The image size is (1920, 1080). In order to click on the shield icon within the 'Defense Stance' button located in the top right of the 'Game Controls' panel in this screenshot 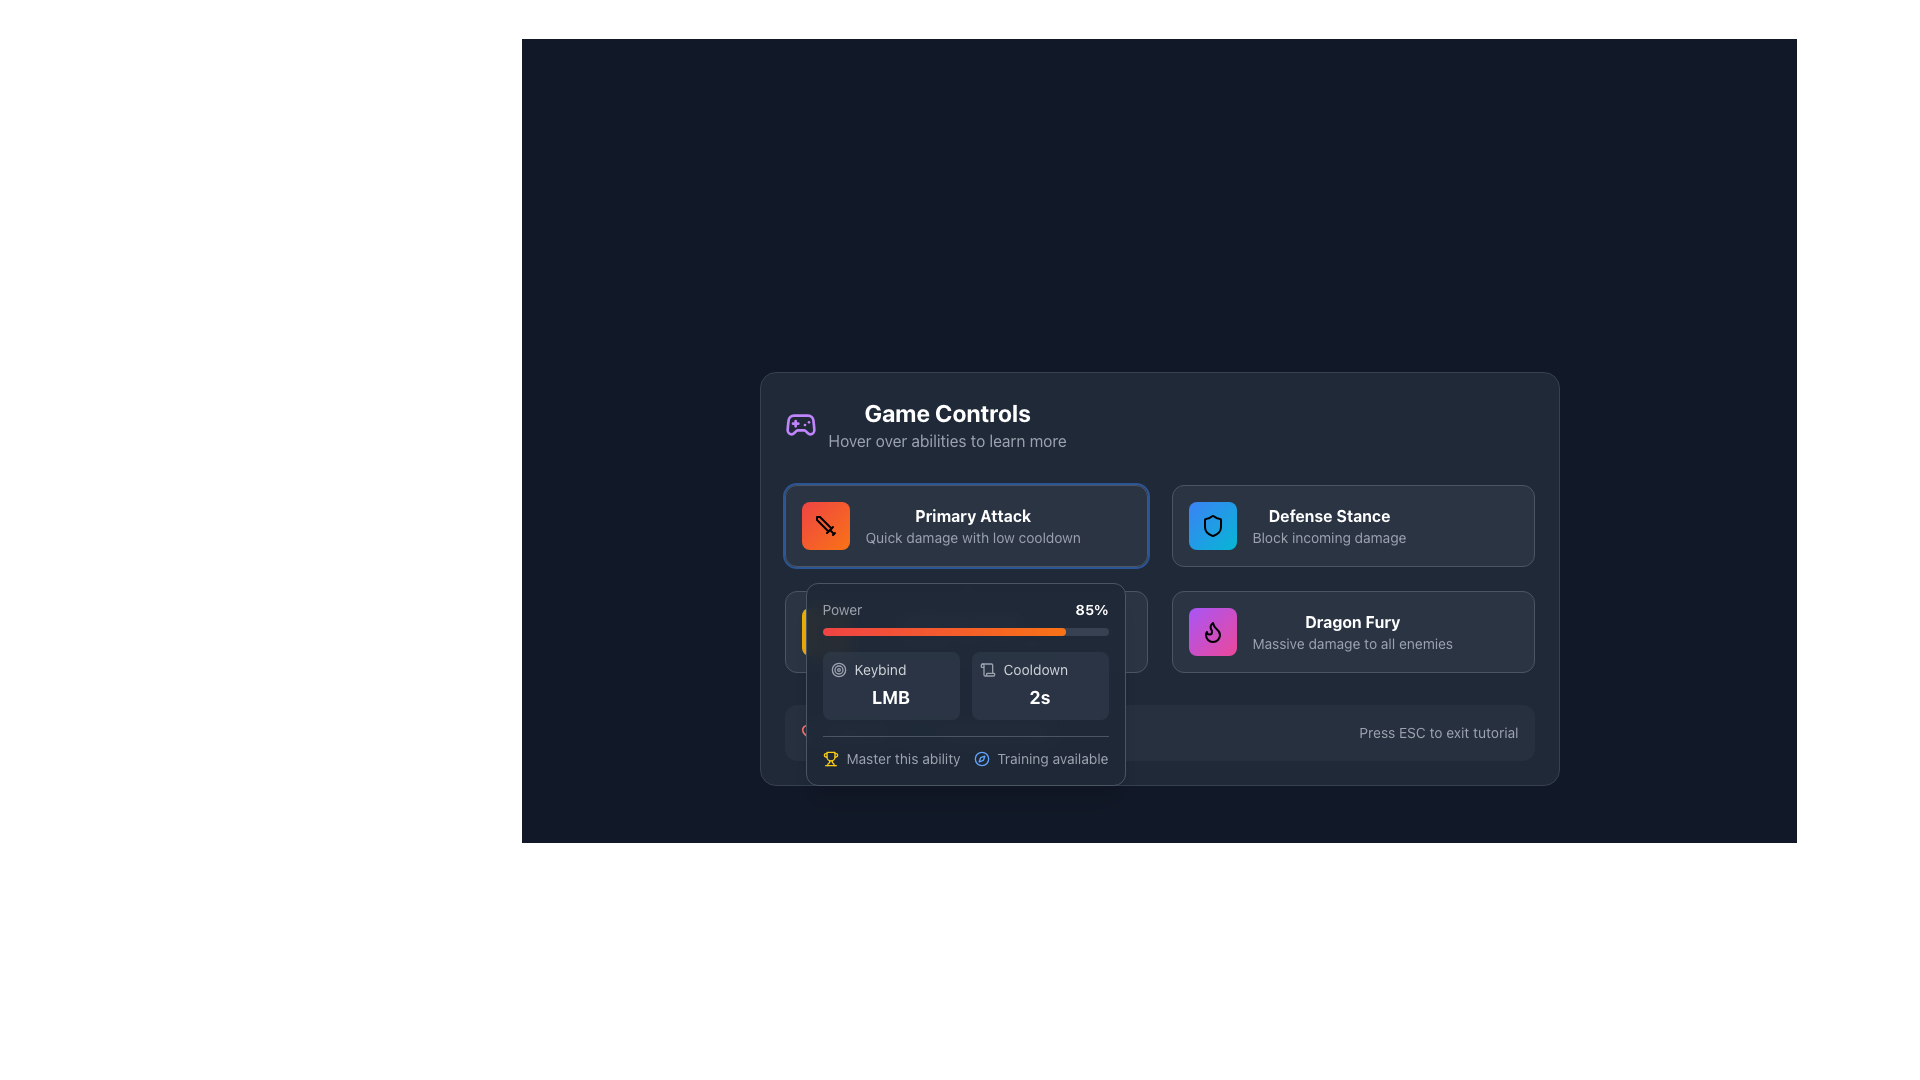, I will do `click(1211, 524)`.